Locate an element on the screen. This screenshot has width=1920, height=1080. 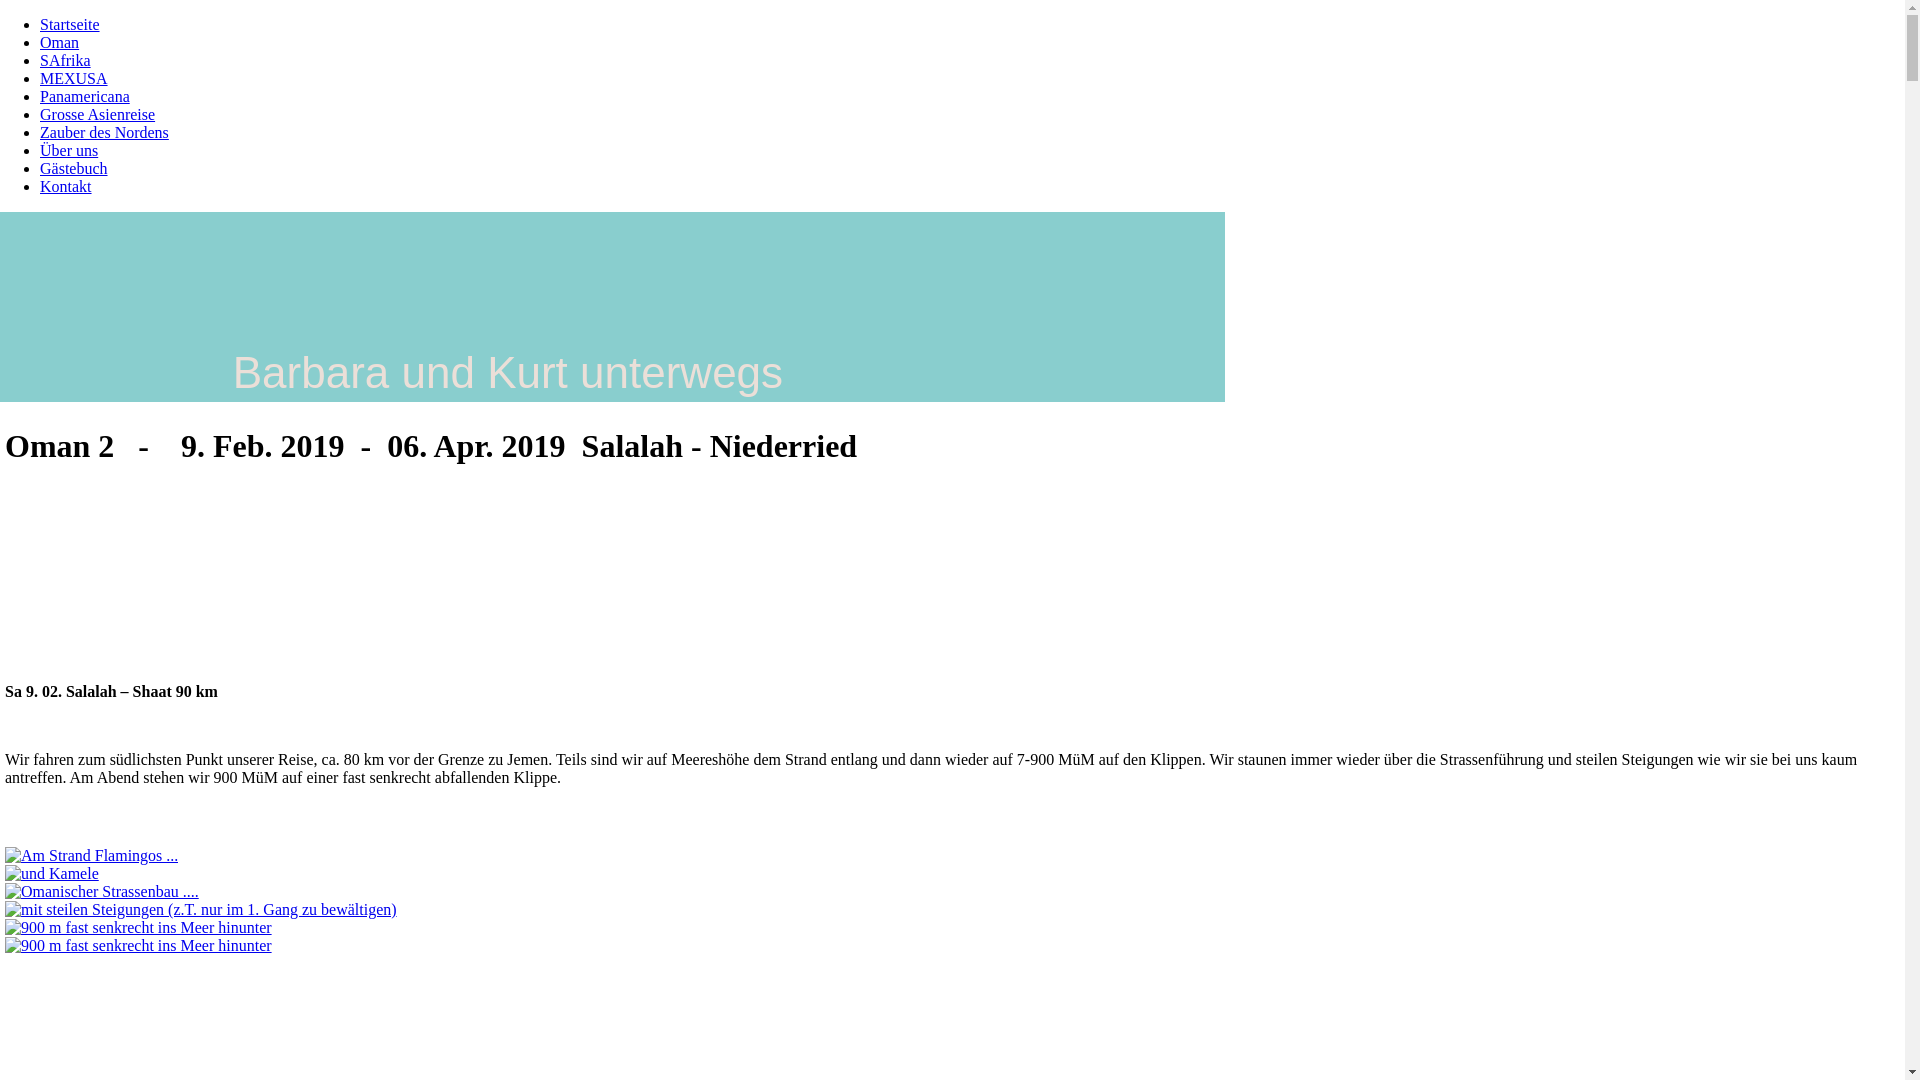
'Kontakt' is located at coordinates (39, 186).